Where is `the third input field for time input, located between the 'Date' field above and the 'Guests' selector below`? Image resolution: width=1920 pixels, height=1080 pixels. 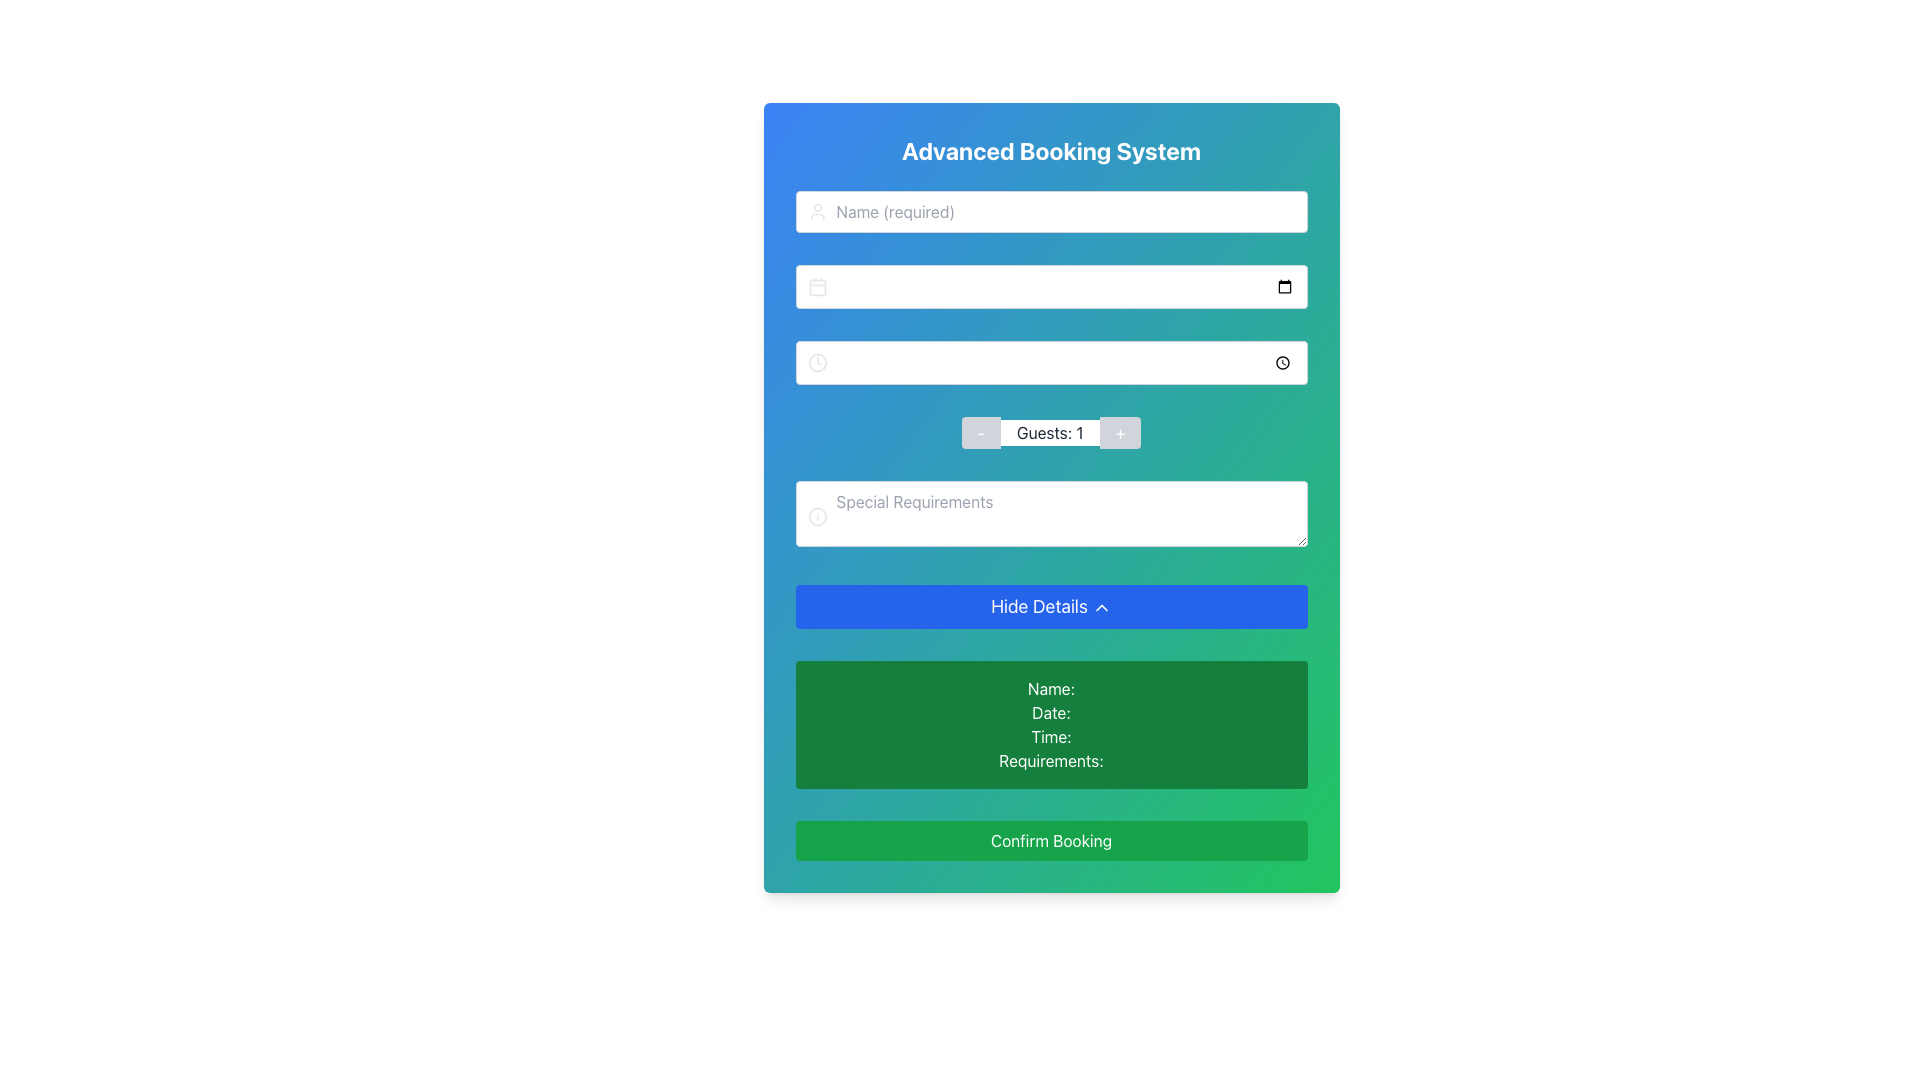
the third input field for time input, located between the 'Date' field above and the 'Guests' selector below is located at coordinates (1050, 362).